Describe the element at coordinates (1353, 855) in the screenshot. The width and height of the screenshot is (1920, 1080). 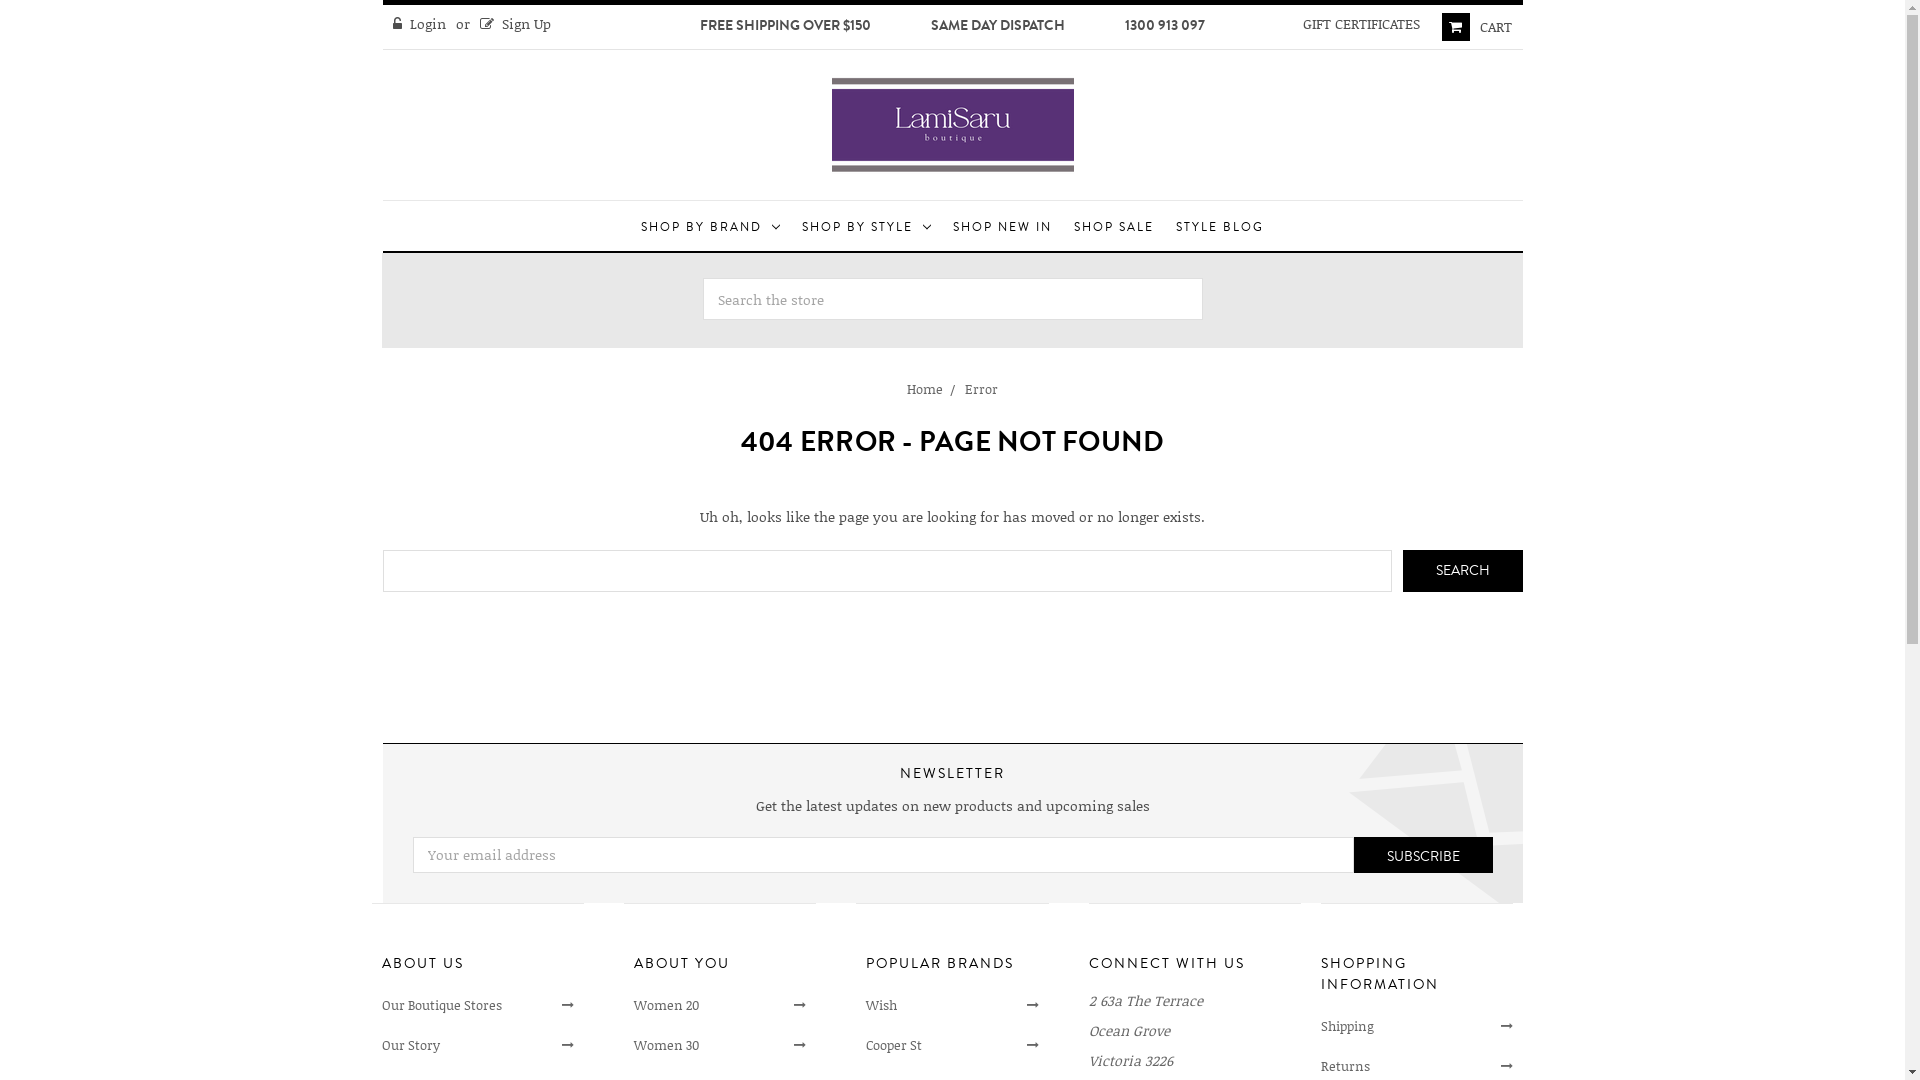
I see `'Subscribe'` at that location.